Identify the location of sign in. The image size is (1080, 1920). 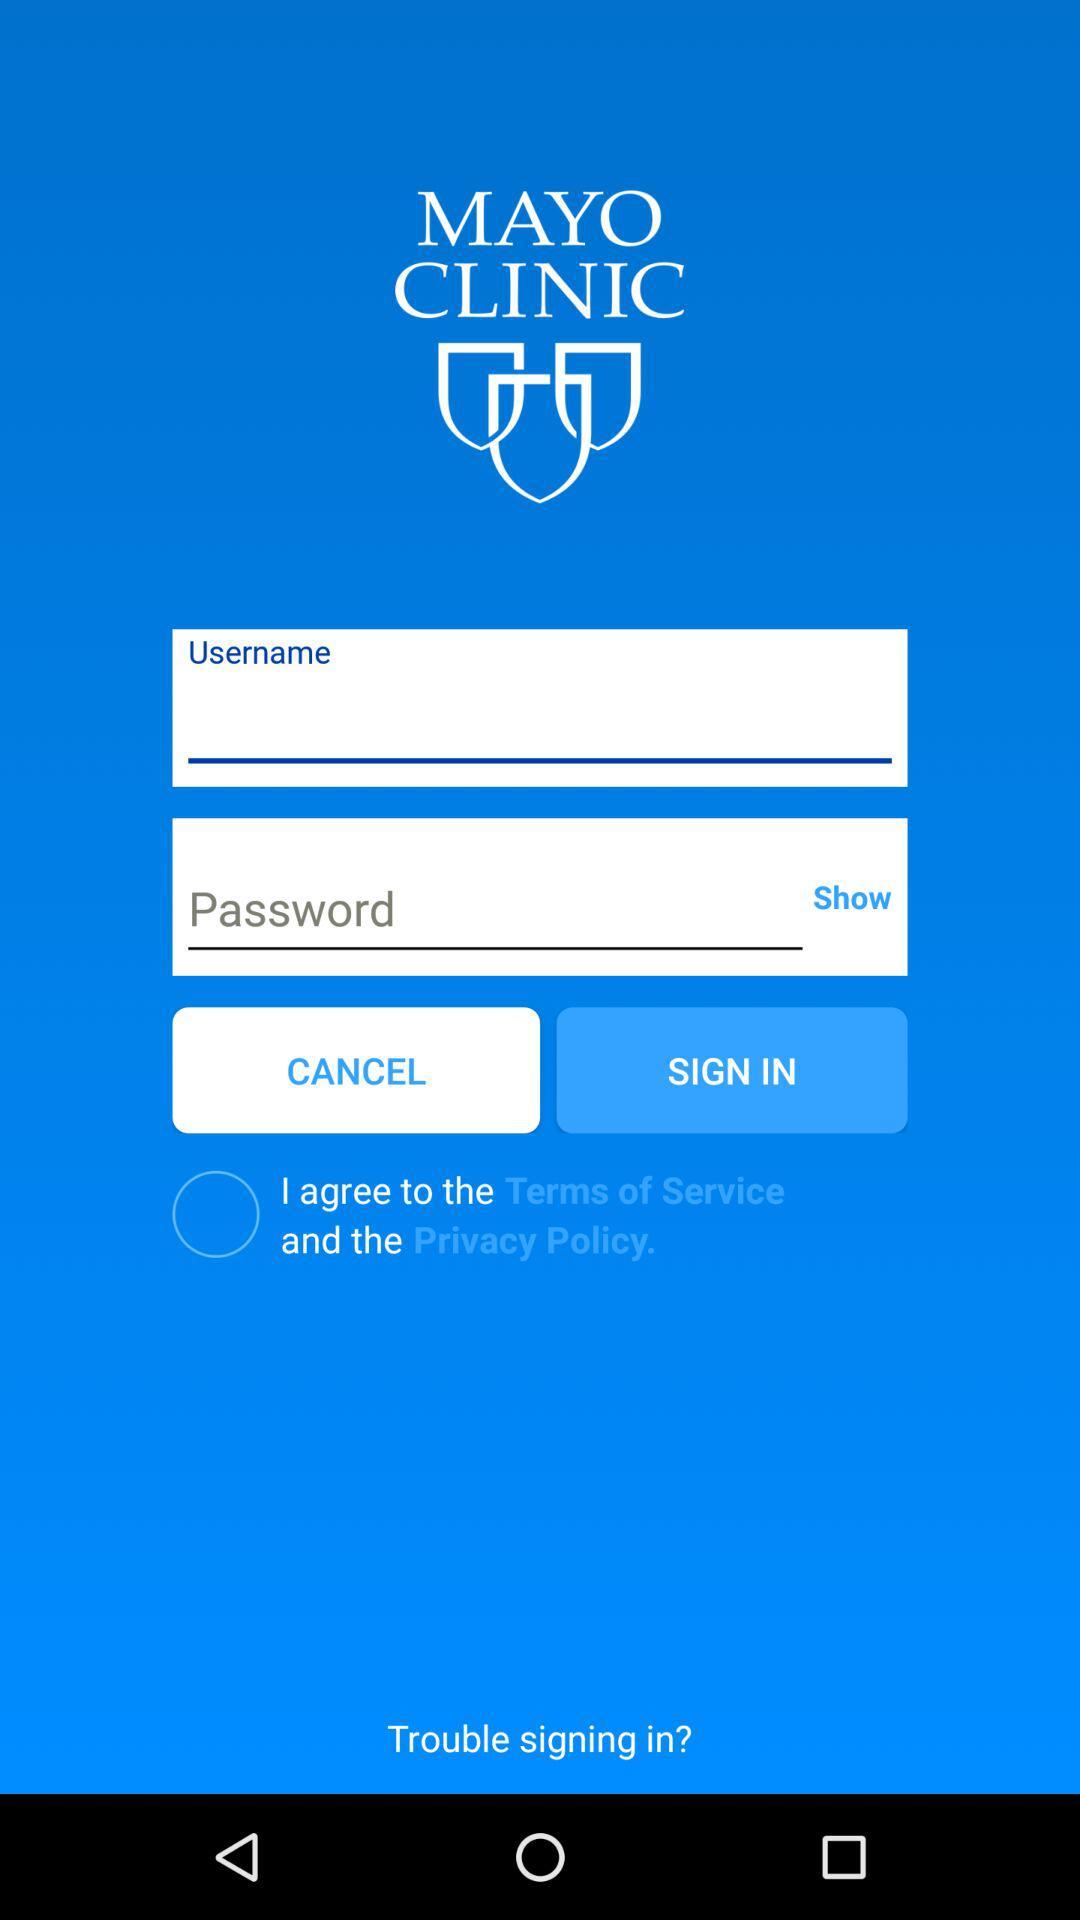
(732, 1069).